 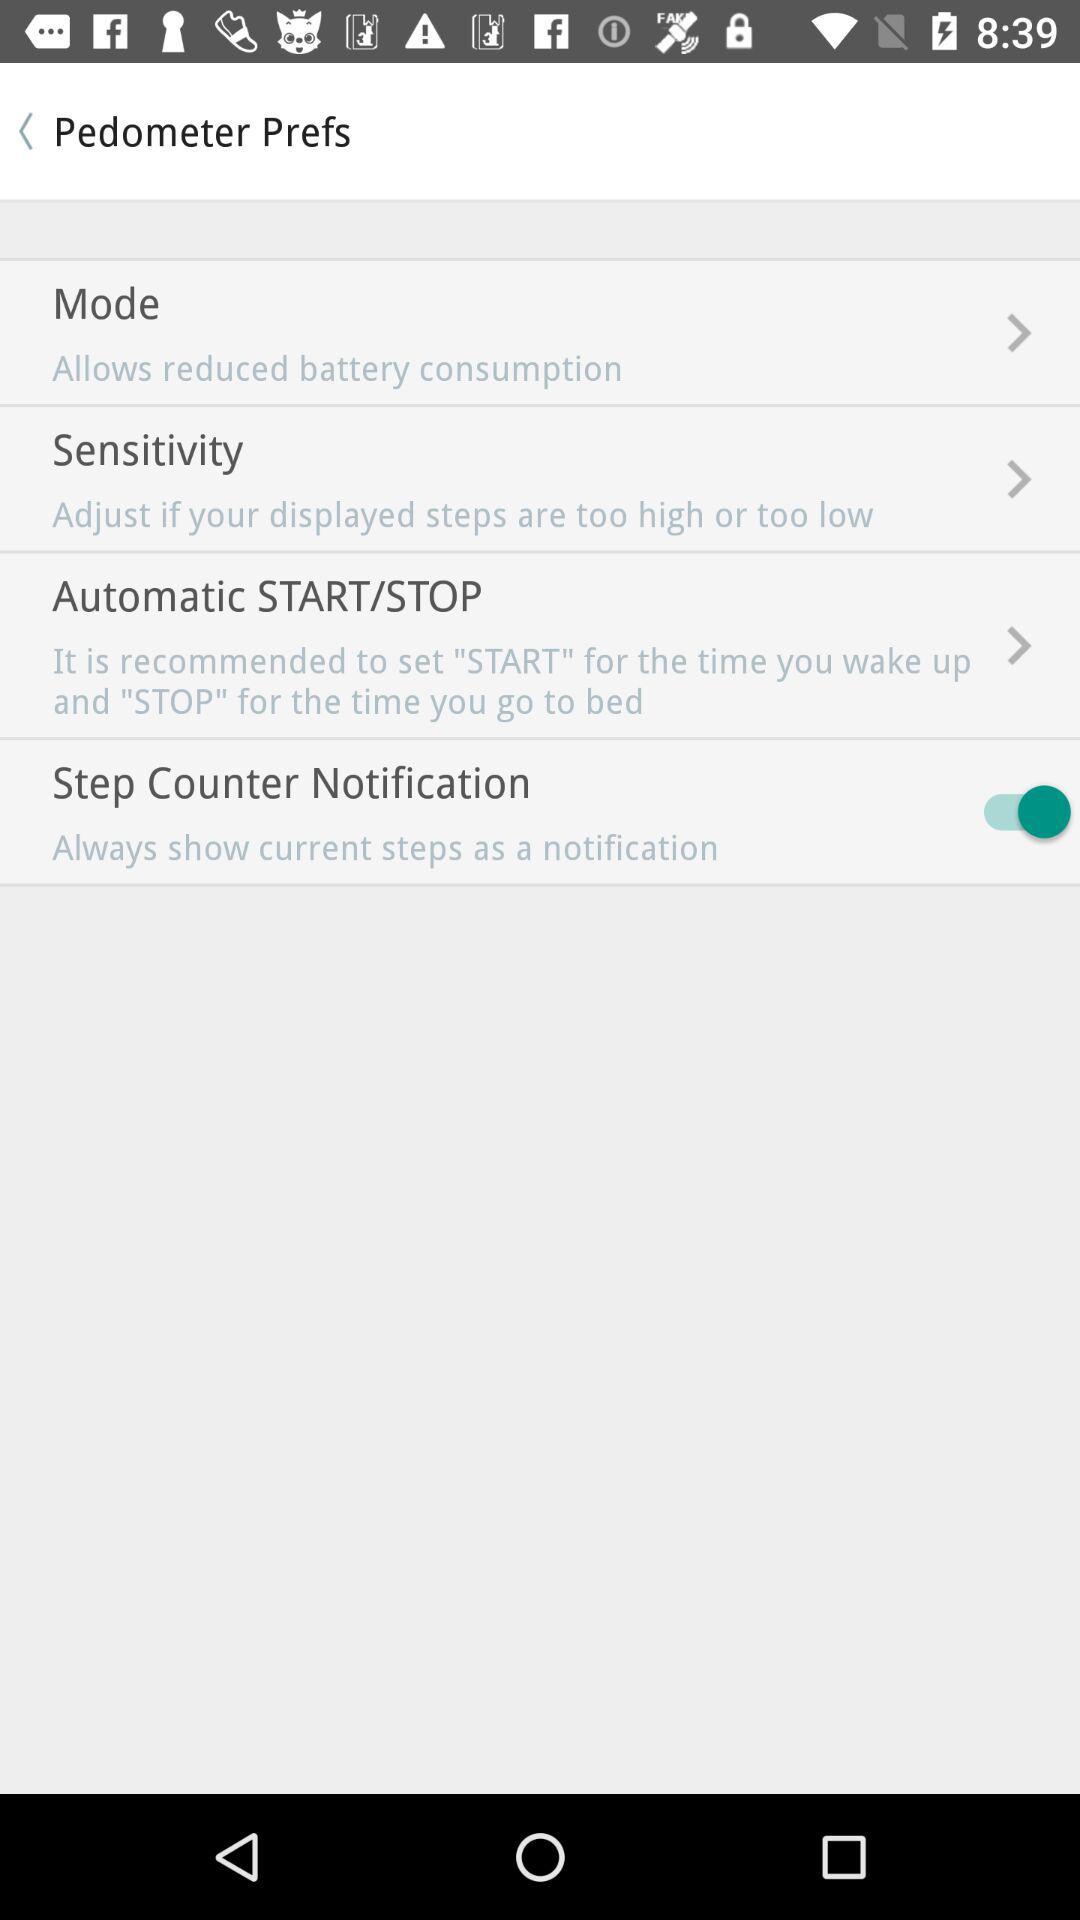 I want to click on notification toggle option, so click(x=1017, y=811).